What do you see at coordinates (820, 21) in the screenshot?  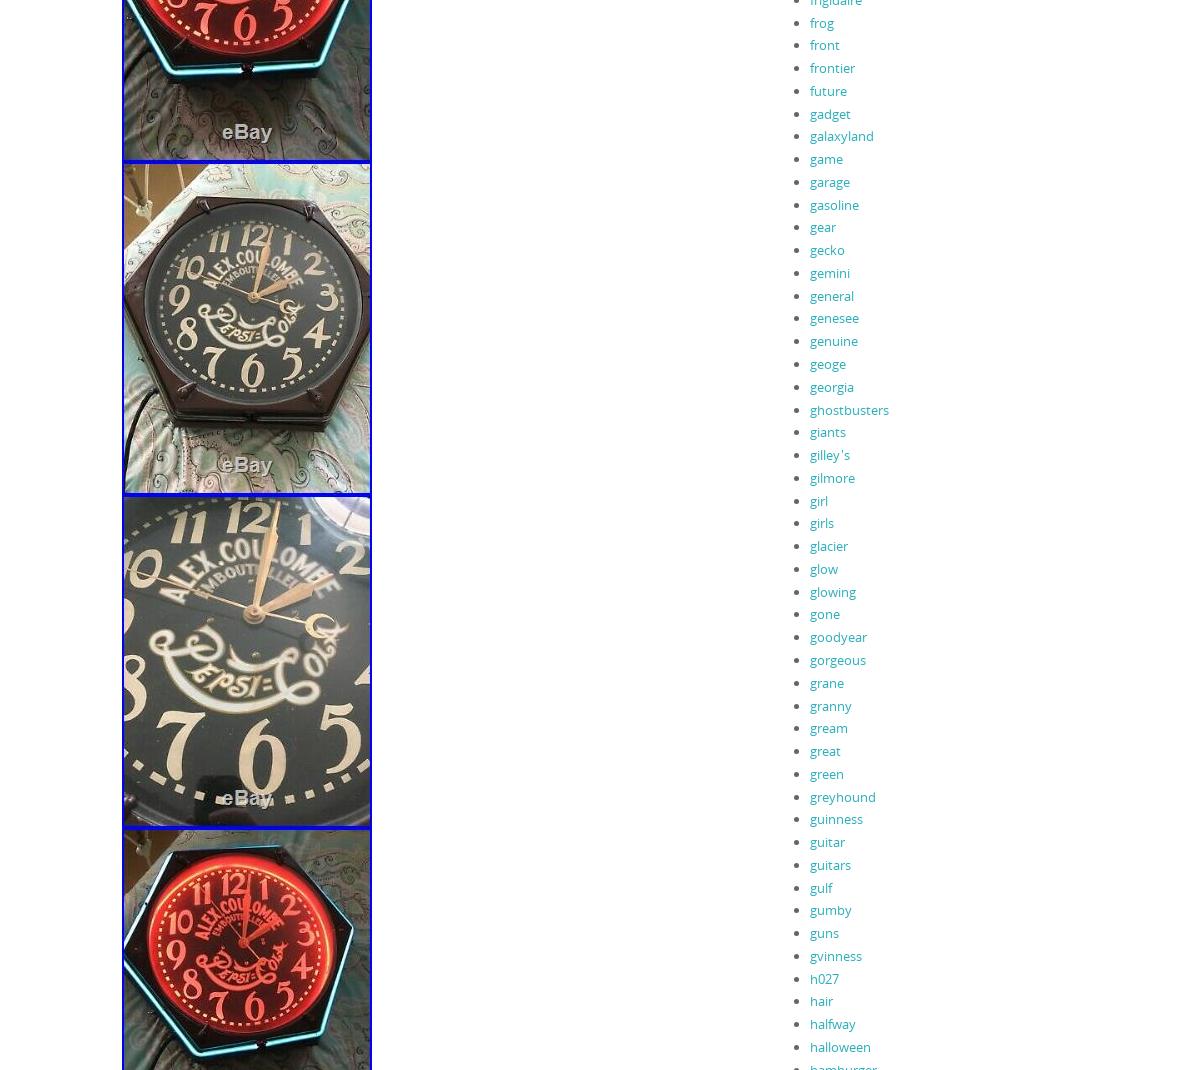 I see `'frog'` at bounding box center [820, 21].